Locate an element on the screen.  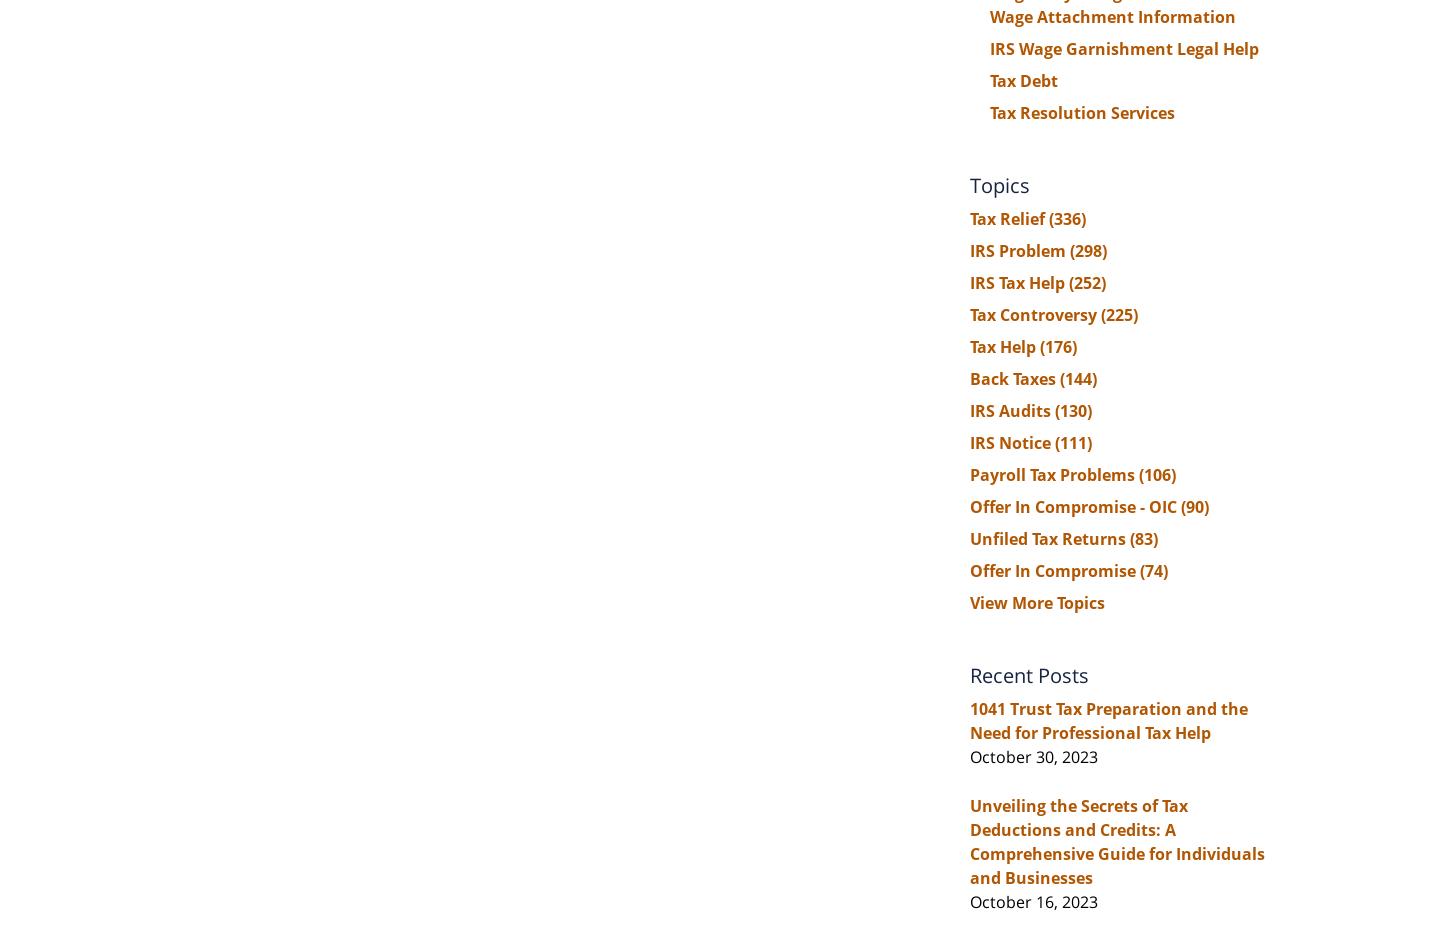
'Recent Posts' is located at coordinates (1029, 673).